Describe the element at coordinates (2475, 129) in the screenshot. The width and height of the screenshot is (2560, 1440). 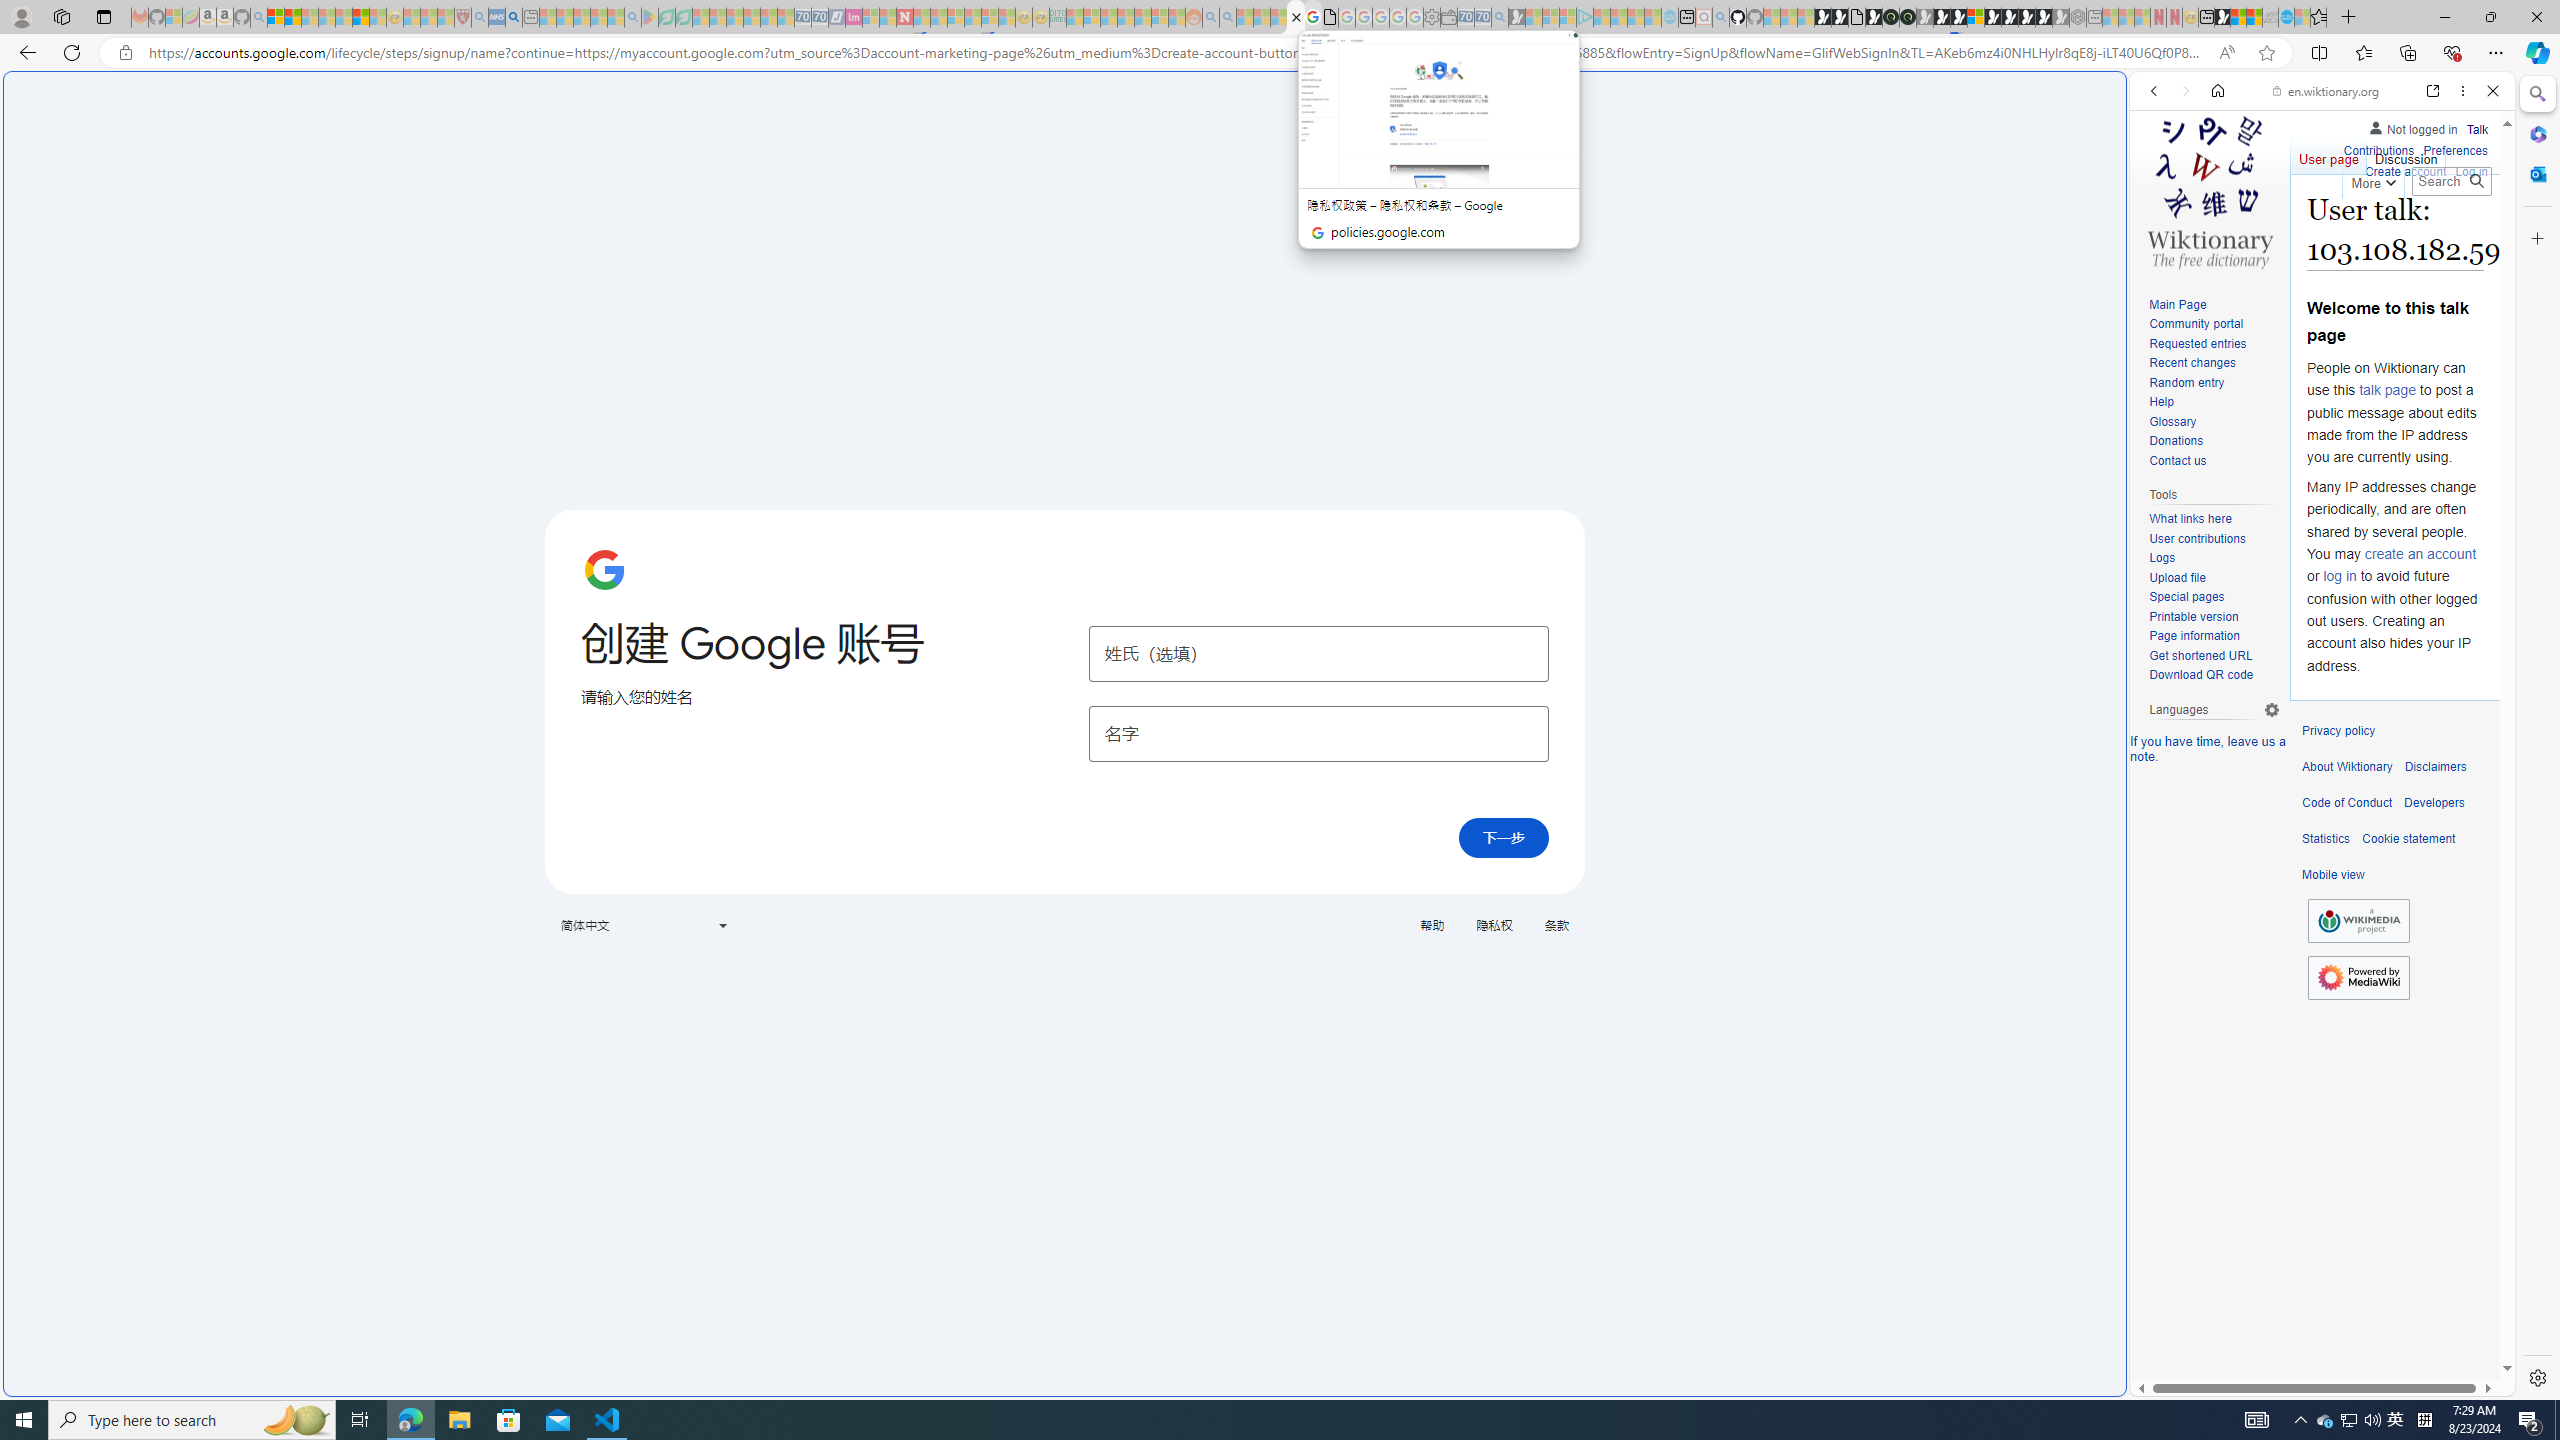
I see `'Talk'` at that location.